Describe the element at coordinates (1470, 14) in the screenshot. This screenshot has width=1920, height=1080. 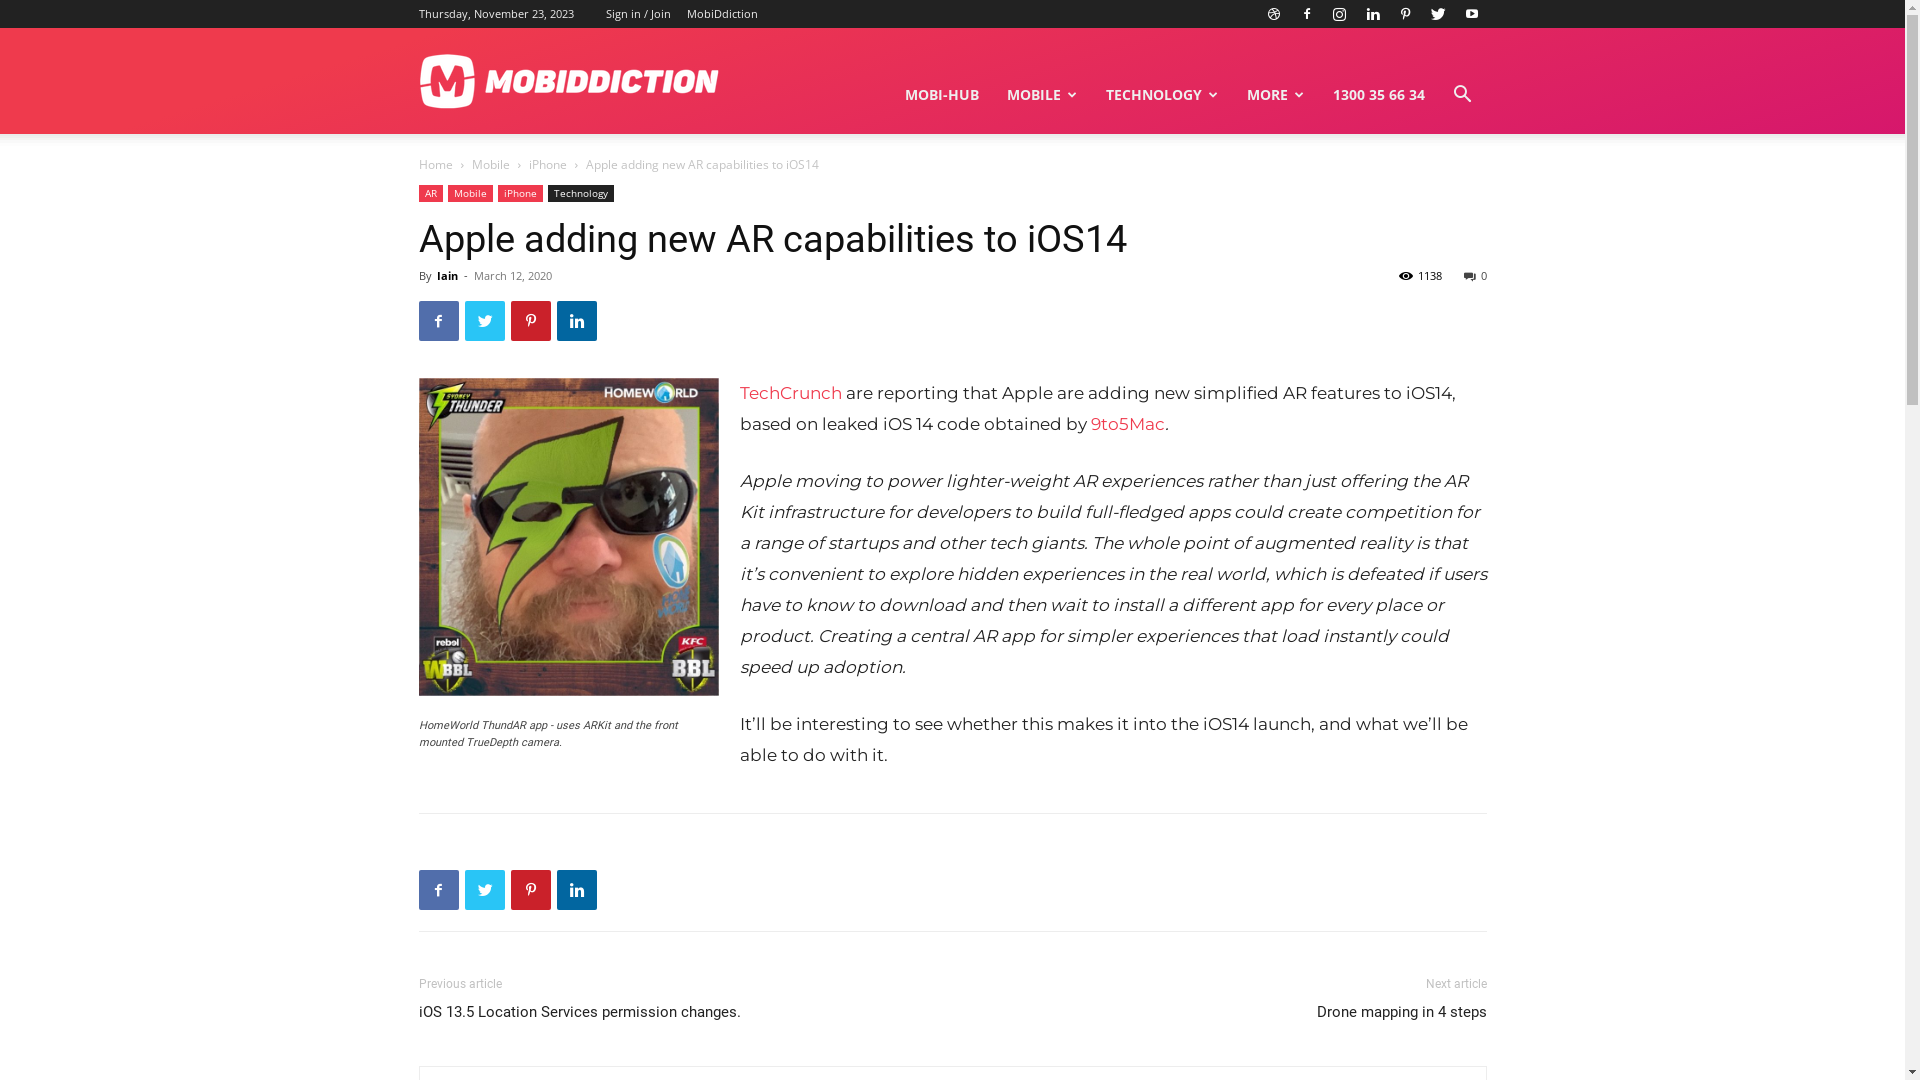
I see `'Youtube'` at that location.